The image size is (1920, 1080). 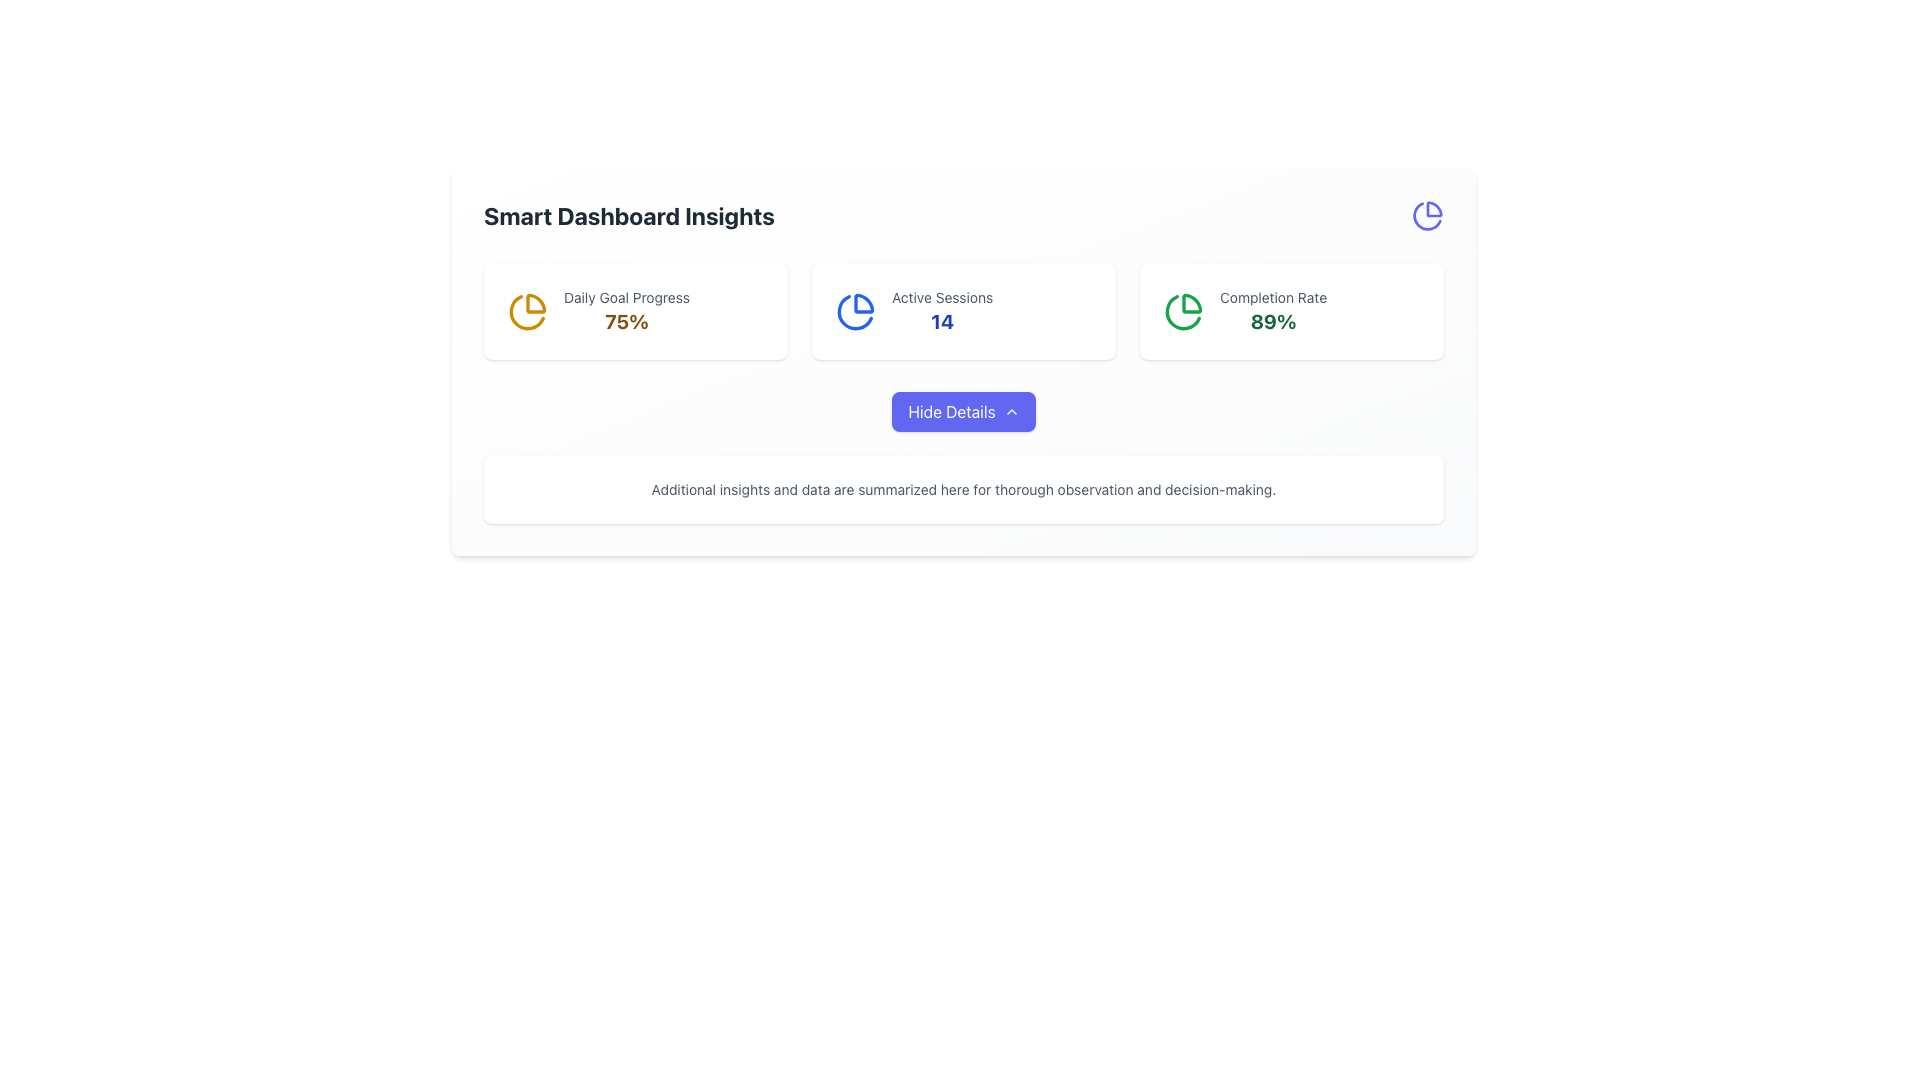 What do you see at coordinates (1272, 312) in the screenshot?
I see `the 'Completion Rate' text display element, which shows '89%' in a larger green font and is part of the third information card on the right in the central section of the dashboard` at bounding box center [1272, 312].